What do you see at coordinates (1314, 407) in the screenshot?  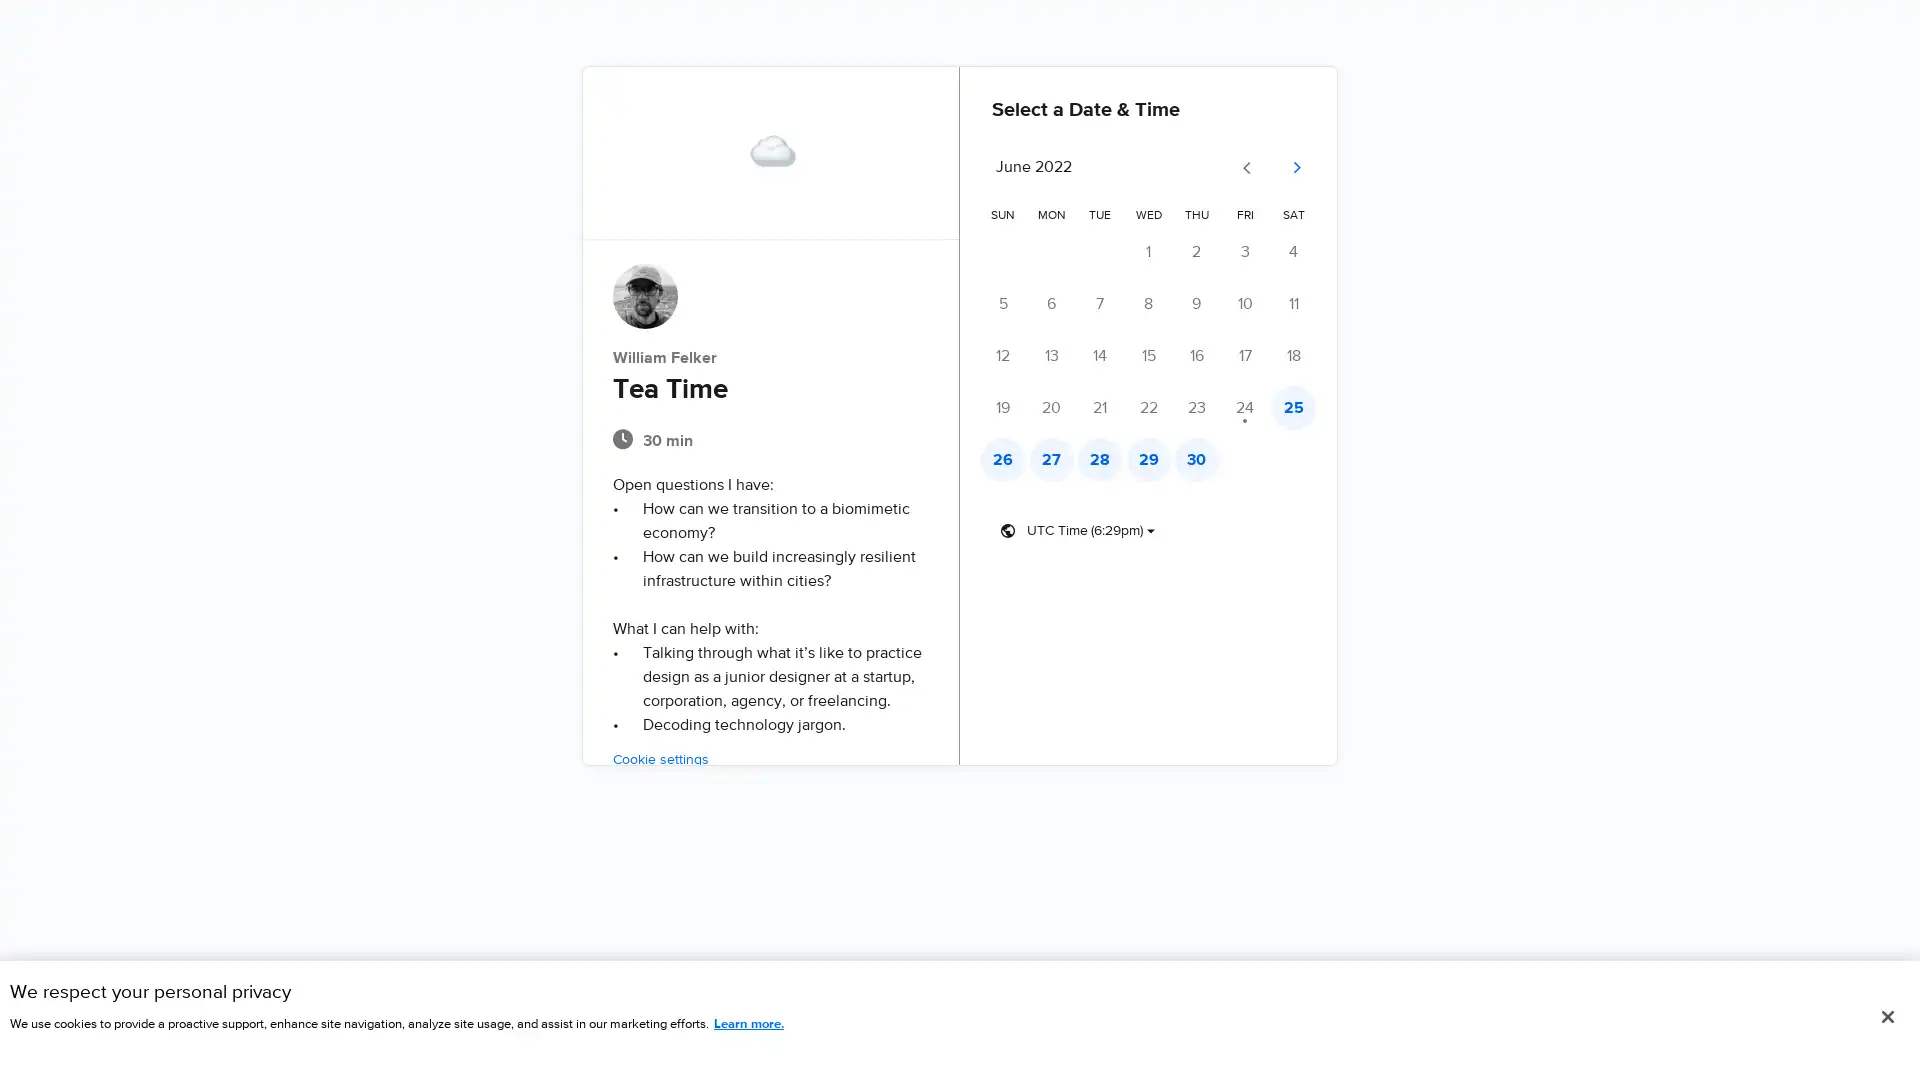 I see `Saturday, June 25 - Times available` at bounding box center [1314, 407].